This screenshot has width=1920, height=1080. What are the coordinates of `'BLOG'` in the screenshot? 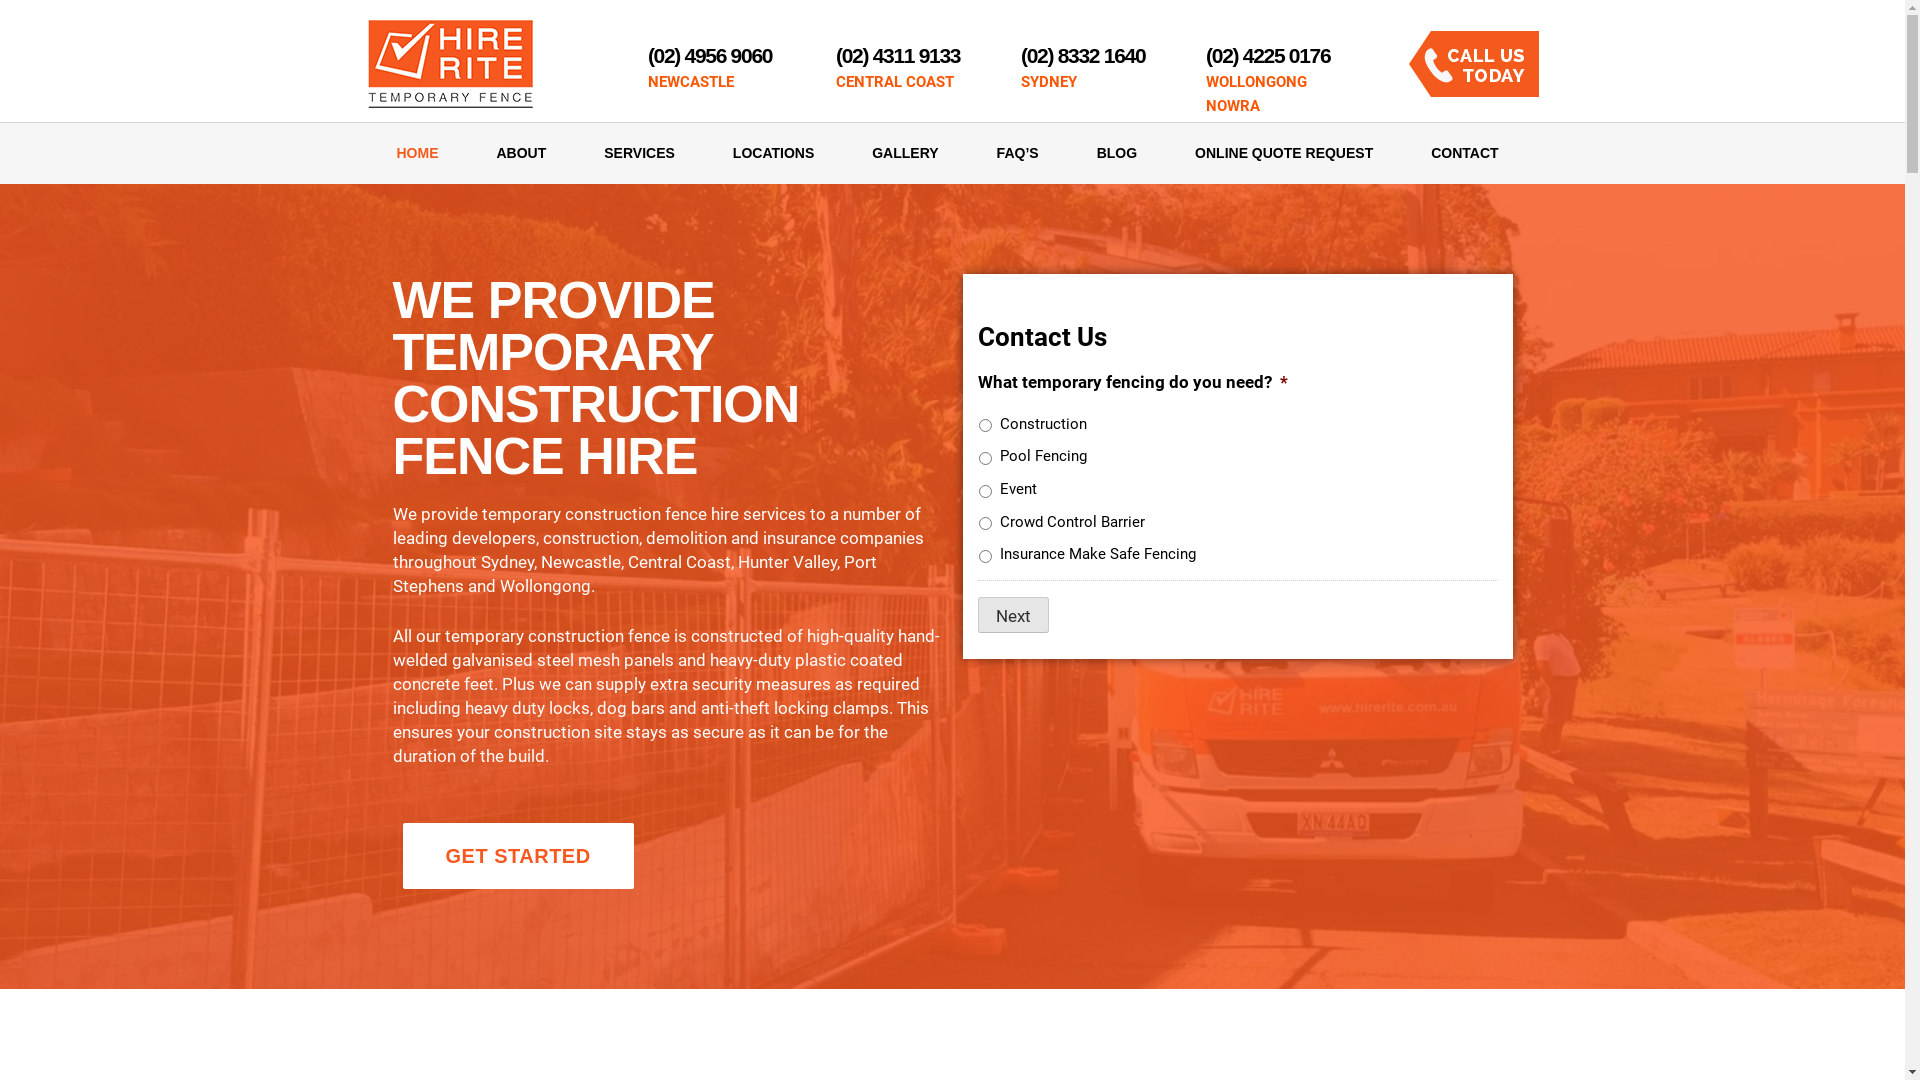 It's located at (1067, 152).